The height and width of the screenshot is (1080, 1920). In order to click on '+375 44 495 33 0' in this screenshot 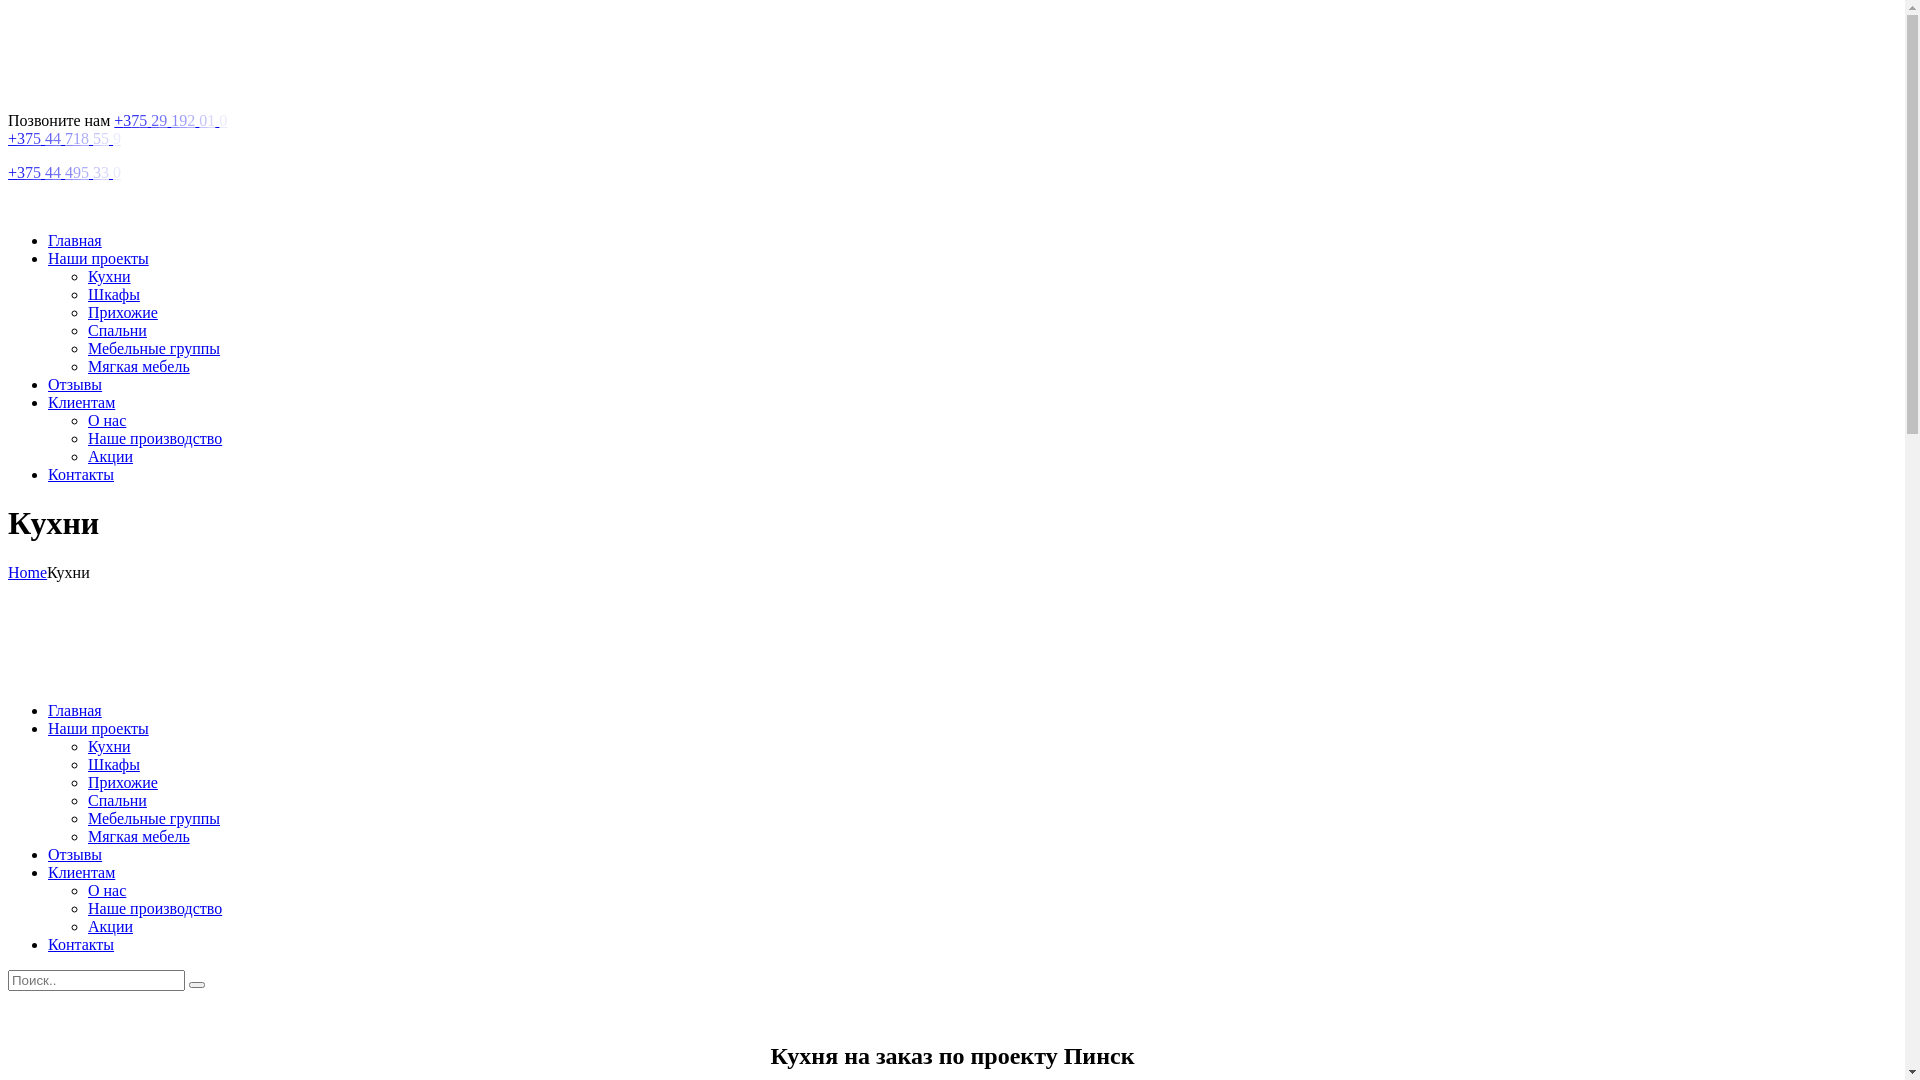, I will do `click(68, 171)`.